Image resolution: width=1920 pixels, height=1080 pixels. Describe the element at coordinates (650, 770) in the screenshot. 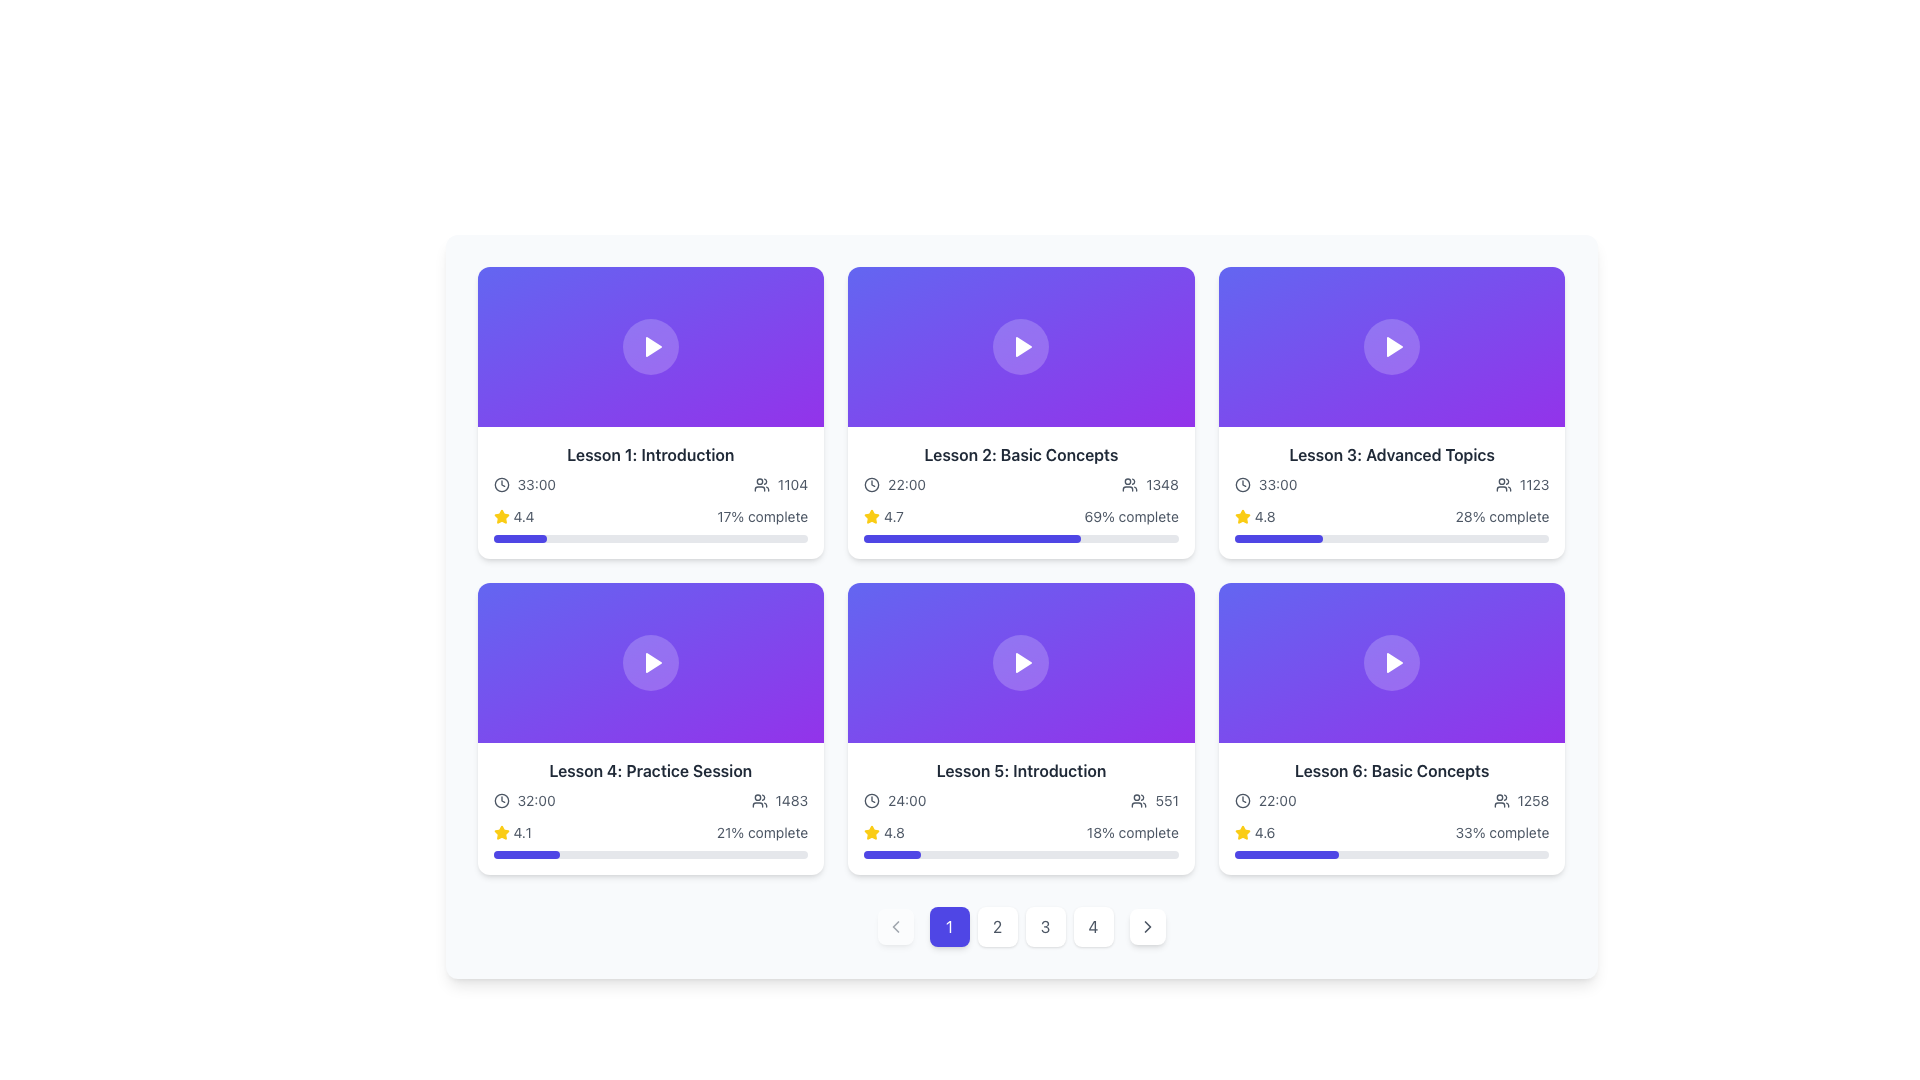

I see `the text label that serves as the descriptive title for the lesson card located in the fourth card of the second row in the grid layout` at that location.